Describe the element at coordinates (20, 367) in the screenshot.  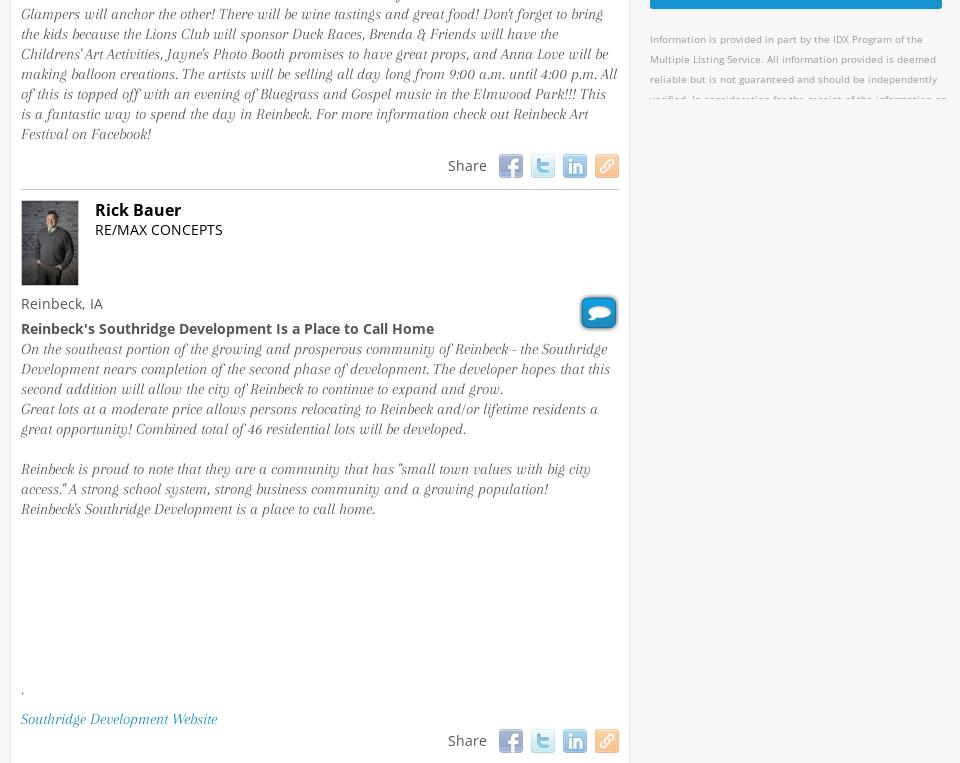
I see `'On the southeast portion of the growing and prosperous community of Reinbeck -  the Southridge Development nears completion of the second phase of development. The developer hopes that this second addition will allow the city of Reinbeck to continue to expand and grow.'` at that location.